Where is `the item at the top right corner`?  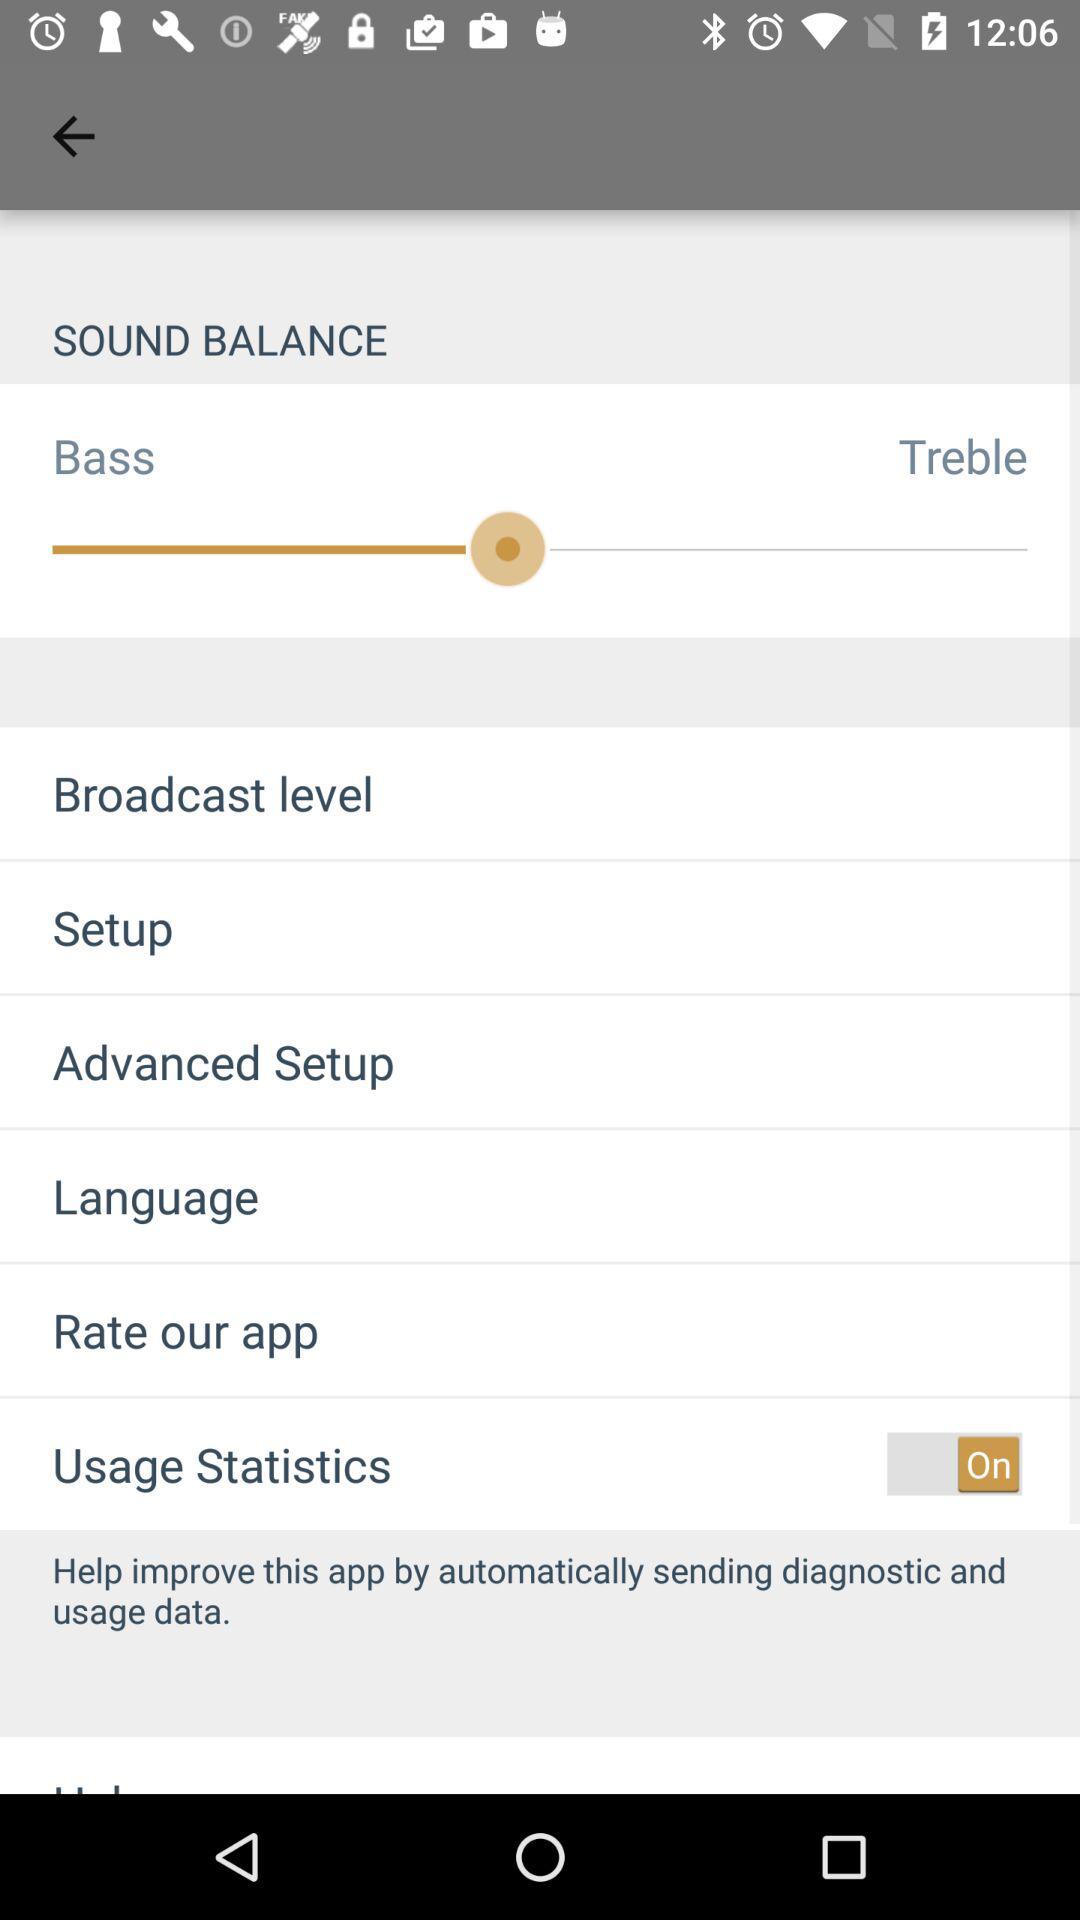 the item at the top right corner is located at coordinates (988, 454).